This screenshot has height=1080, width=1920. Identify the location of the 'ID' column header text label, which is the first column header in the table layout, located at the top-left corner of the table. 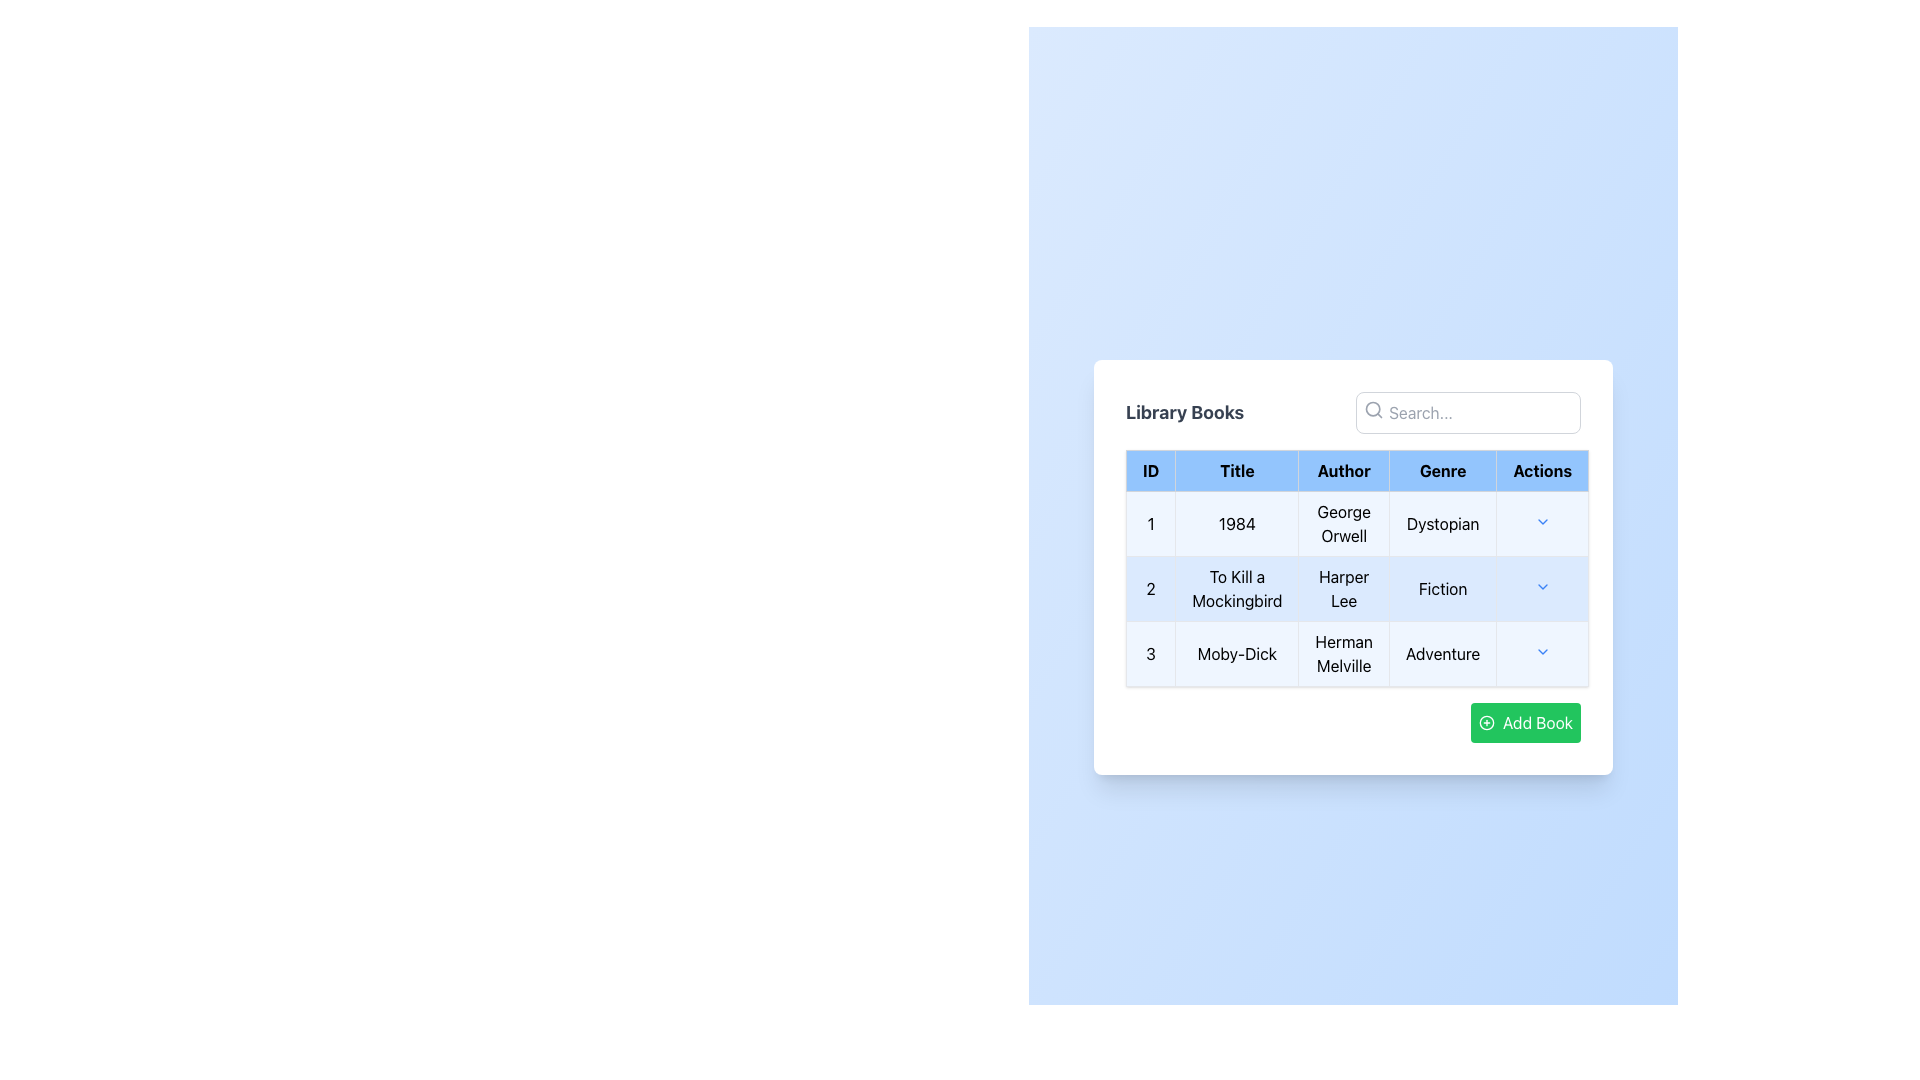
(1151, 470).